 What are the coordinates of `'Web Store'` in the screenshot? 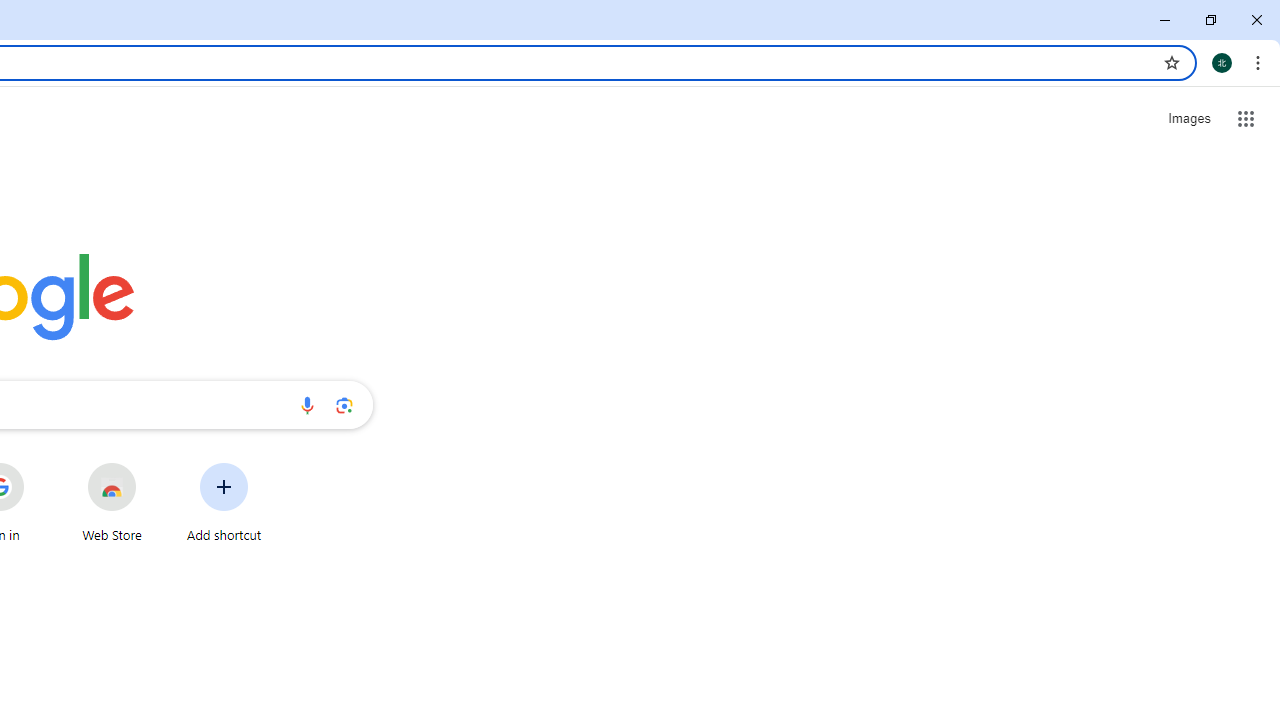 It's located at (111, 501).